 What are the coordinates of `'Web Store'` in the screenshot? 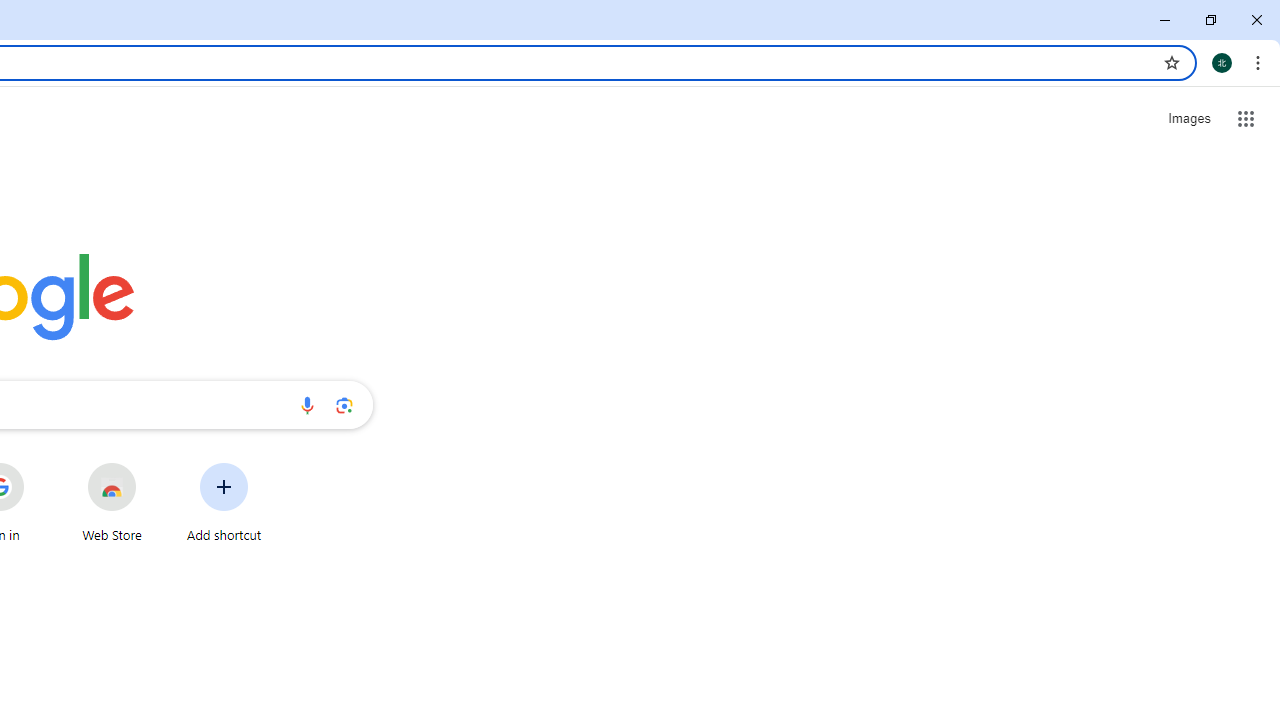 It's located at (111, 501).